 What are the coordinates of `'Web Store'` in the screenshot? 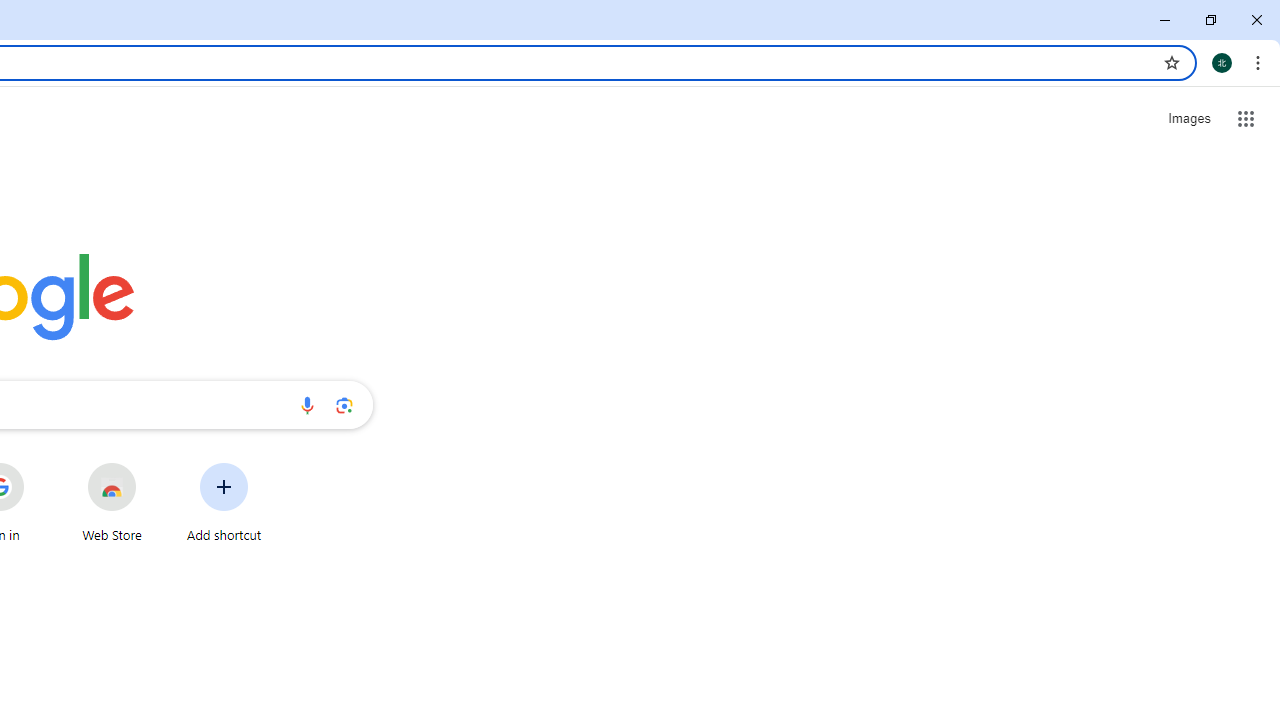 It's located at (111, 501).